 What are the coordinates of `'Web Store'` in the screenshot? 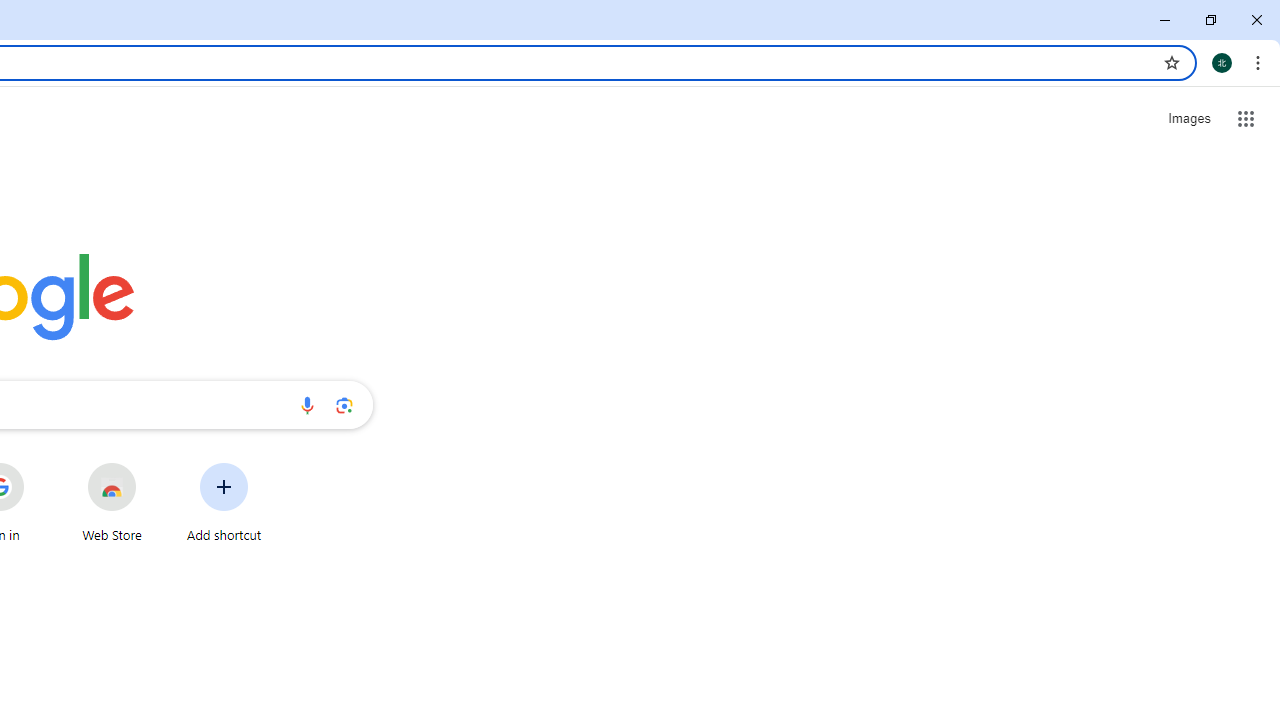 It's located at (111, 501).